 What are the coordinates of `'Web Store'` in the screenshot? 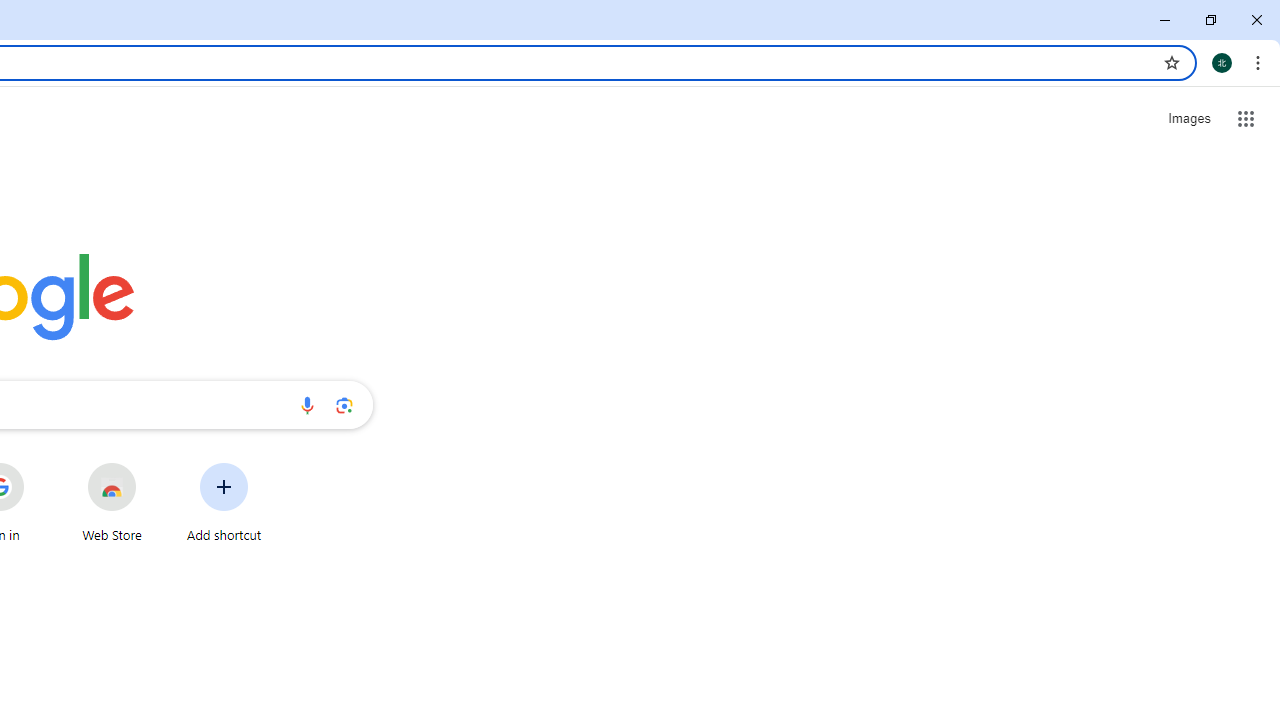 It's located at (111, 501).